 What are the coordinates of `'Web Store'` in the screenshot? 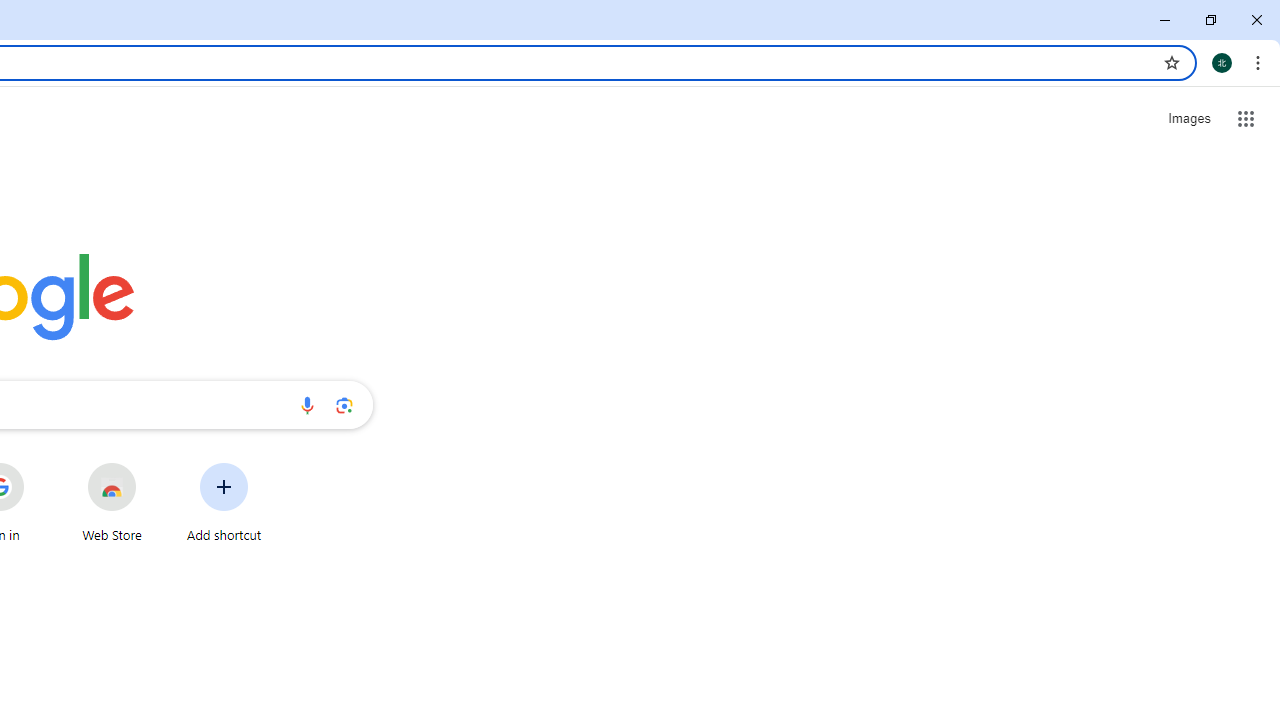 It's located at (111, 501).